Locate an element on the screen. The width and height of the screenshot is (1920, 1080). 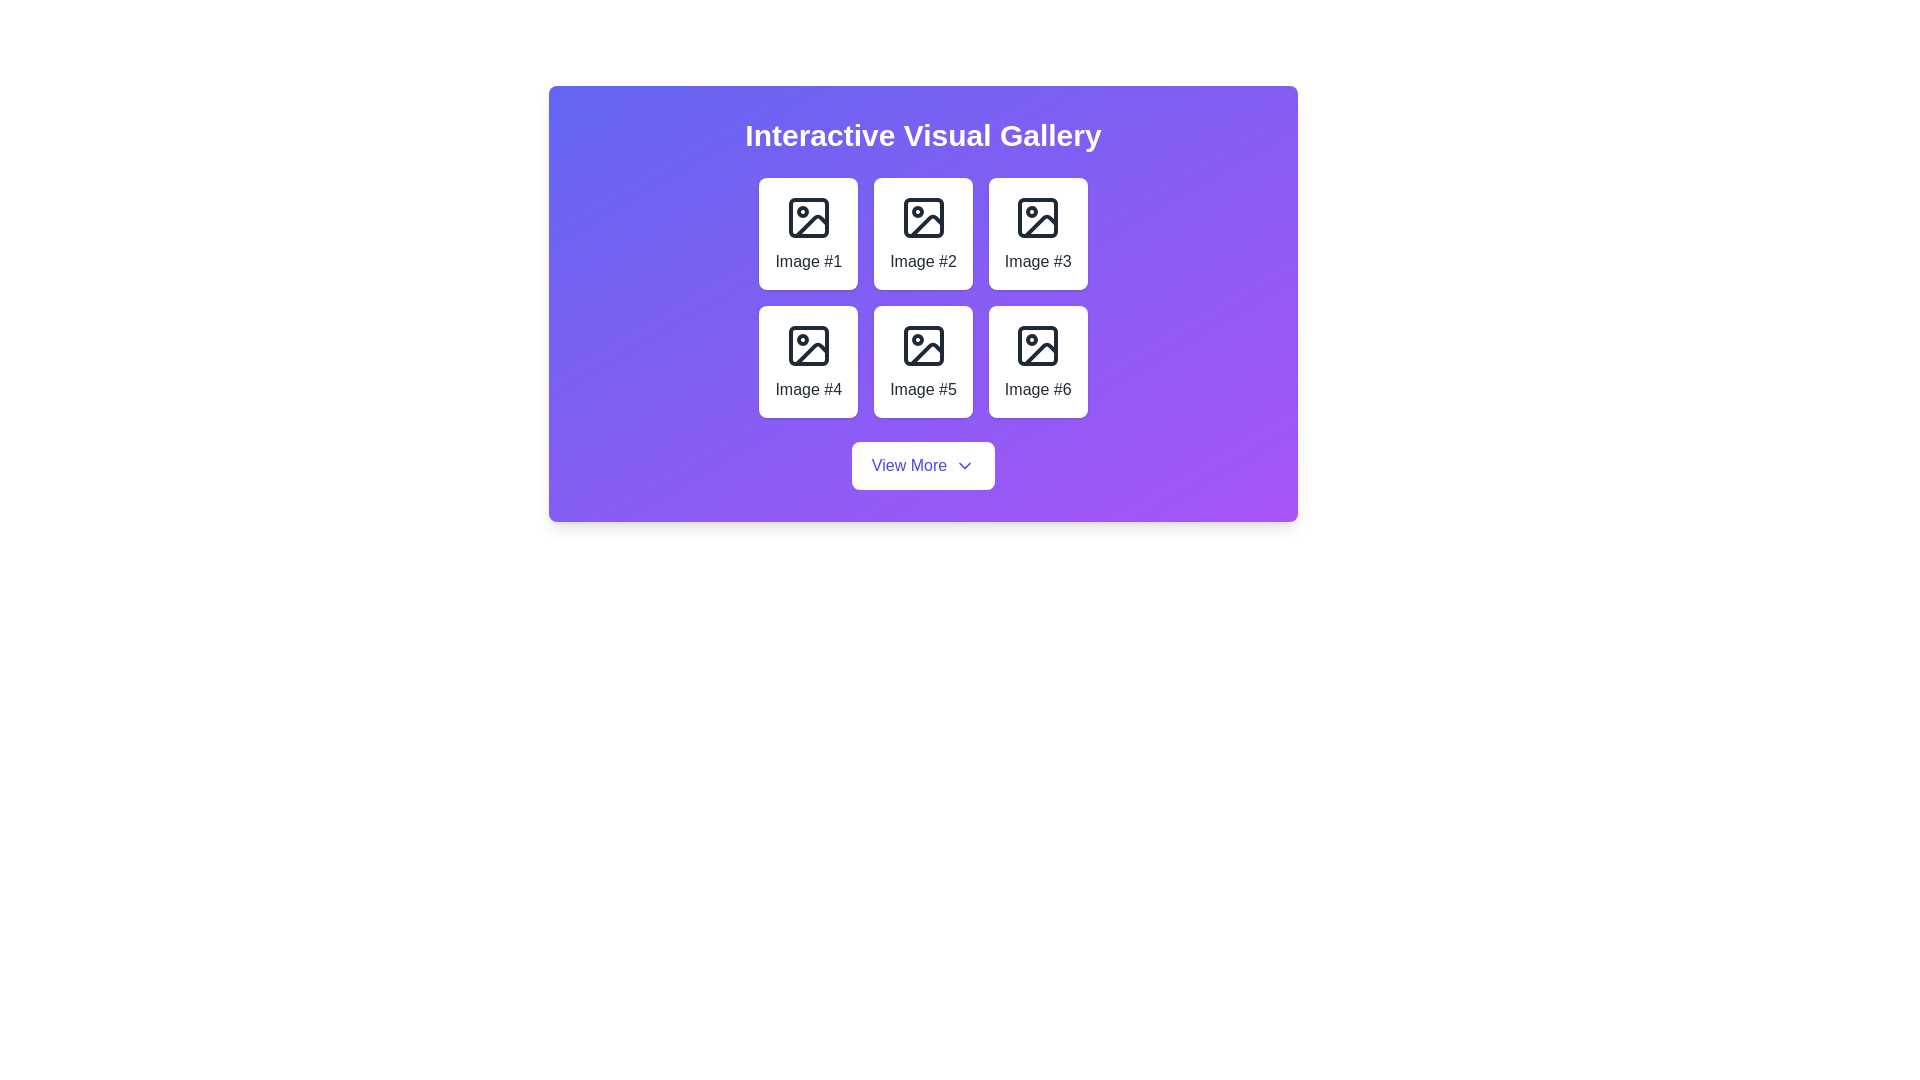
the text label indicating 'Image #6' located in the sixth tile of the 3x2 grid in the 'Interactive Visual Gallery' is located at coordinates (1038, 389).